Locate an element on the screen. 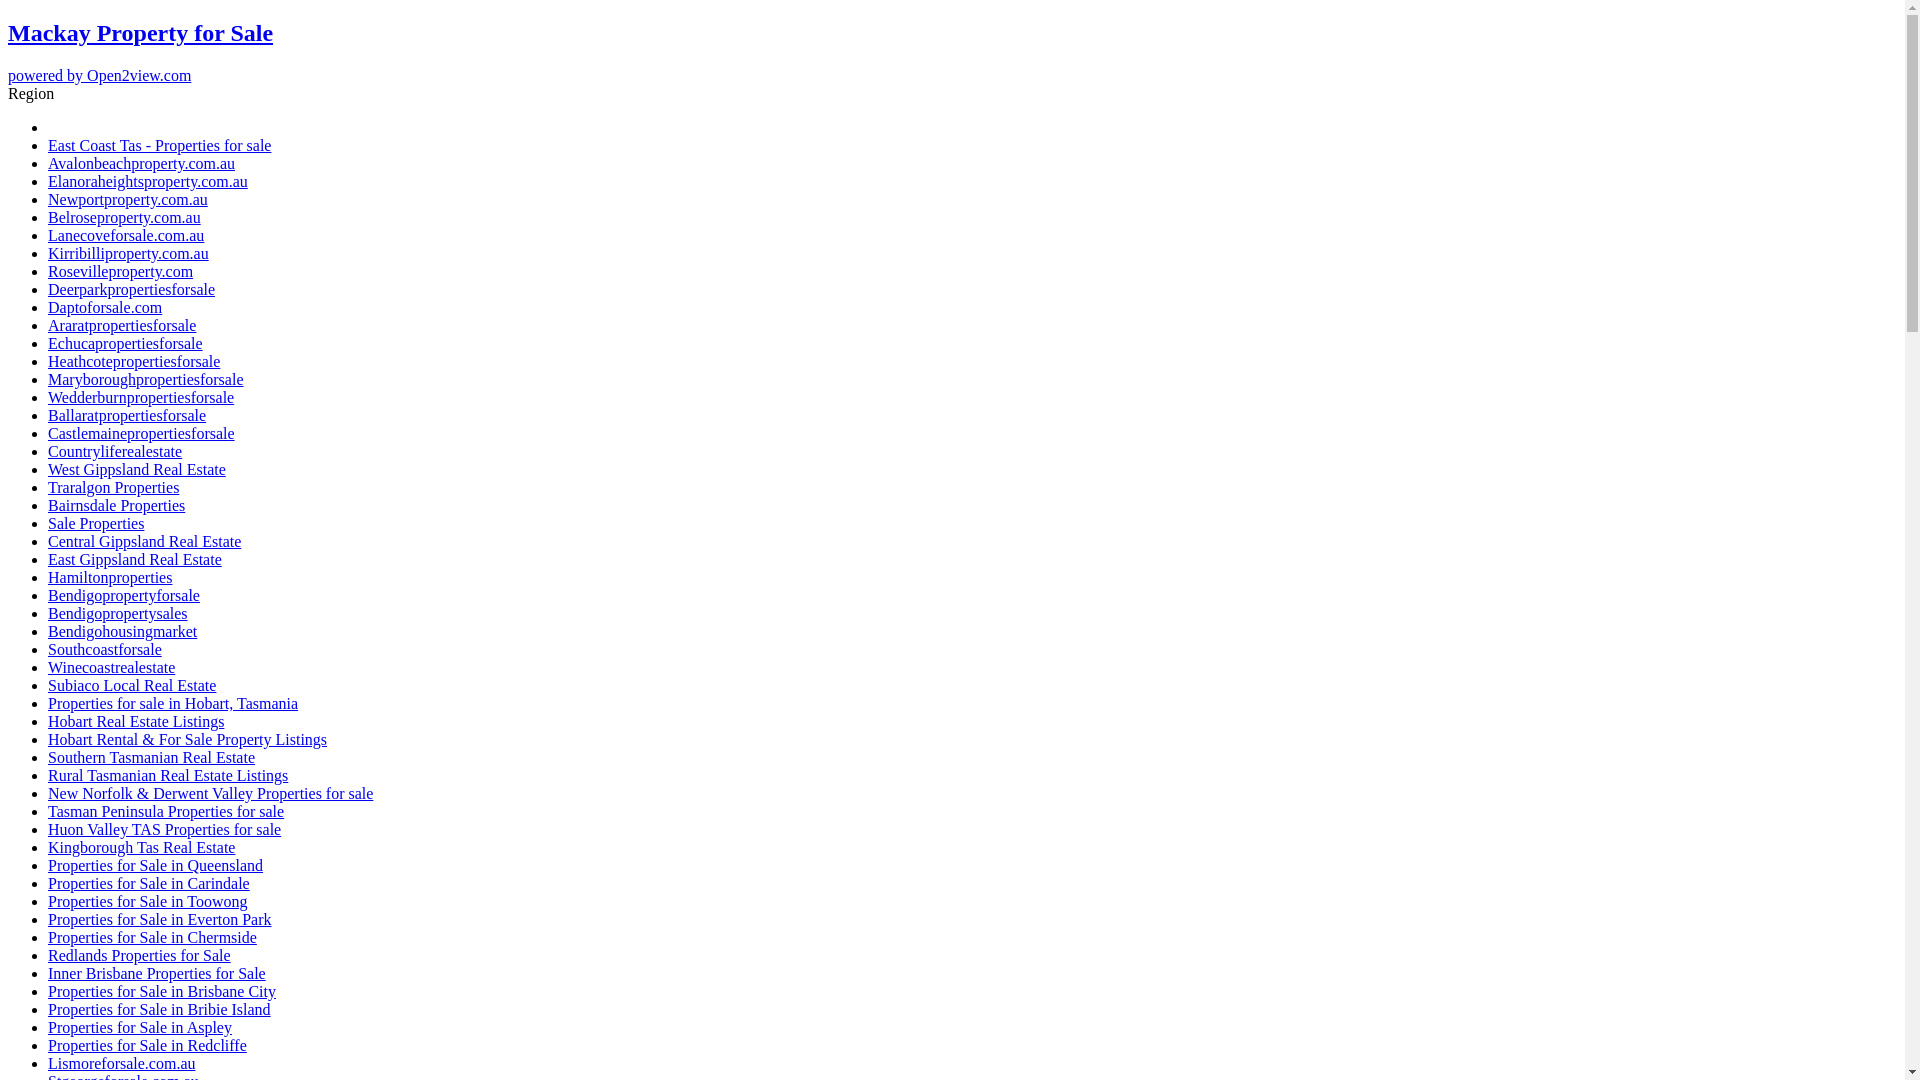 This screenshot has width=1920, height=1080. 'Southcoastforsale' is located at coordinates (104, 649).